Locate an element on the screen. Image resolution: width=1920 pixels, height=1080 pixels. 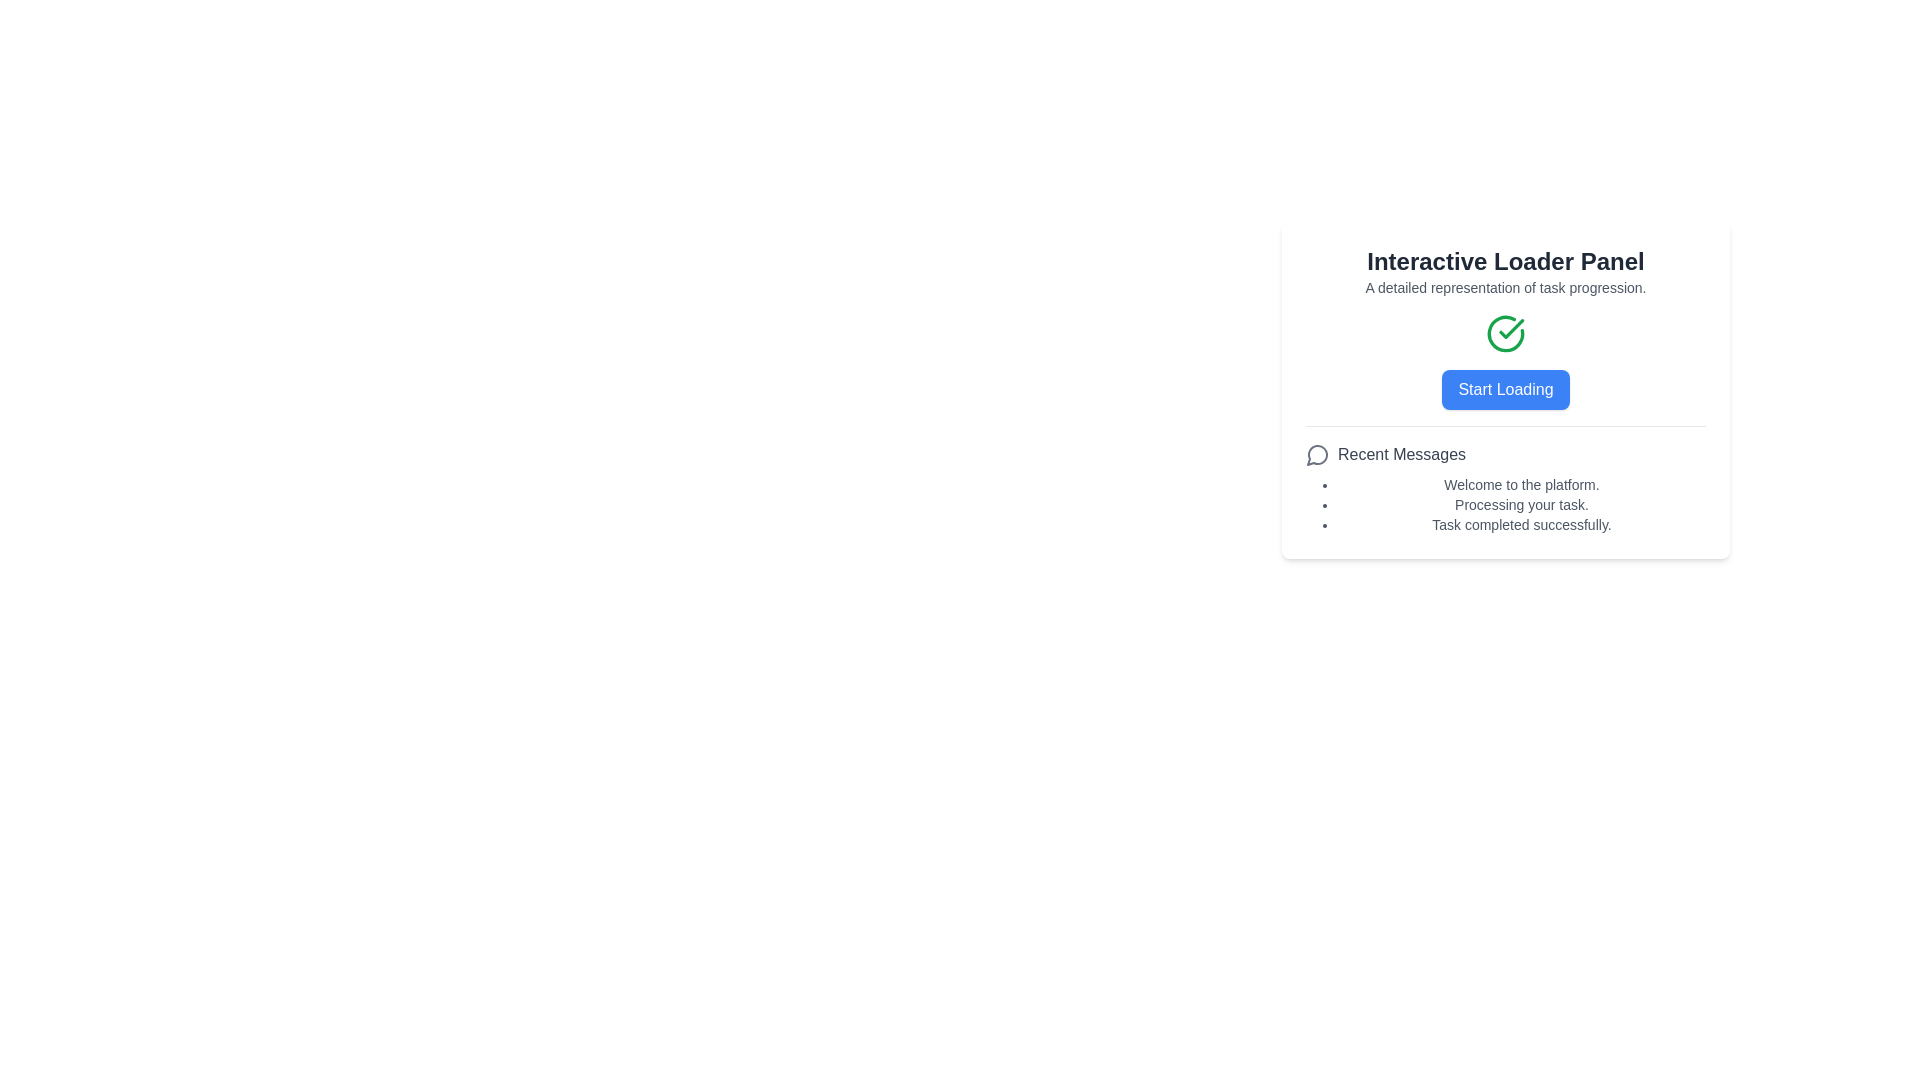
the circular icon with a green border and a green check mark inside it, located above the 'Start Loading' button in the 'Interactive Loader Panel.' is located at coordinates (1506, 333).